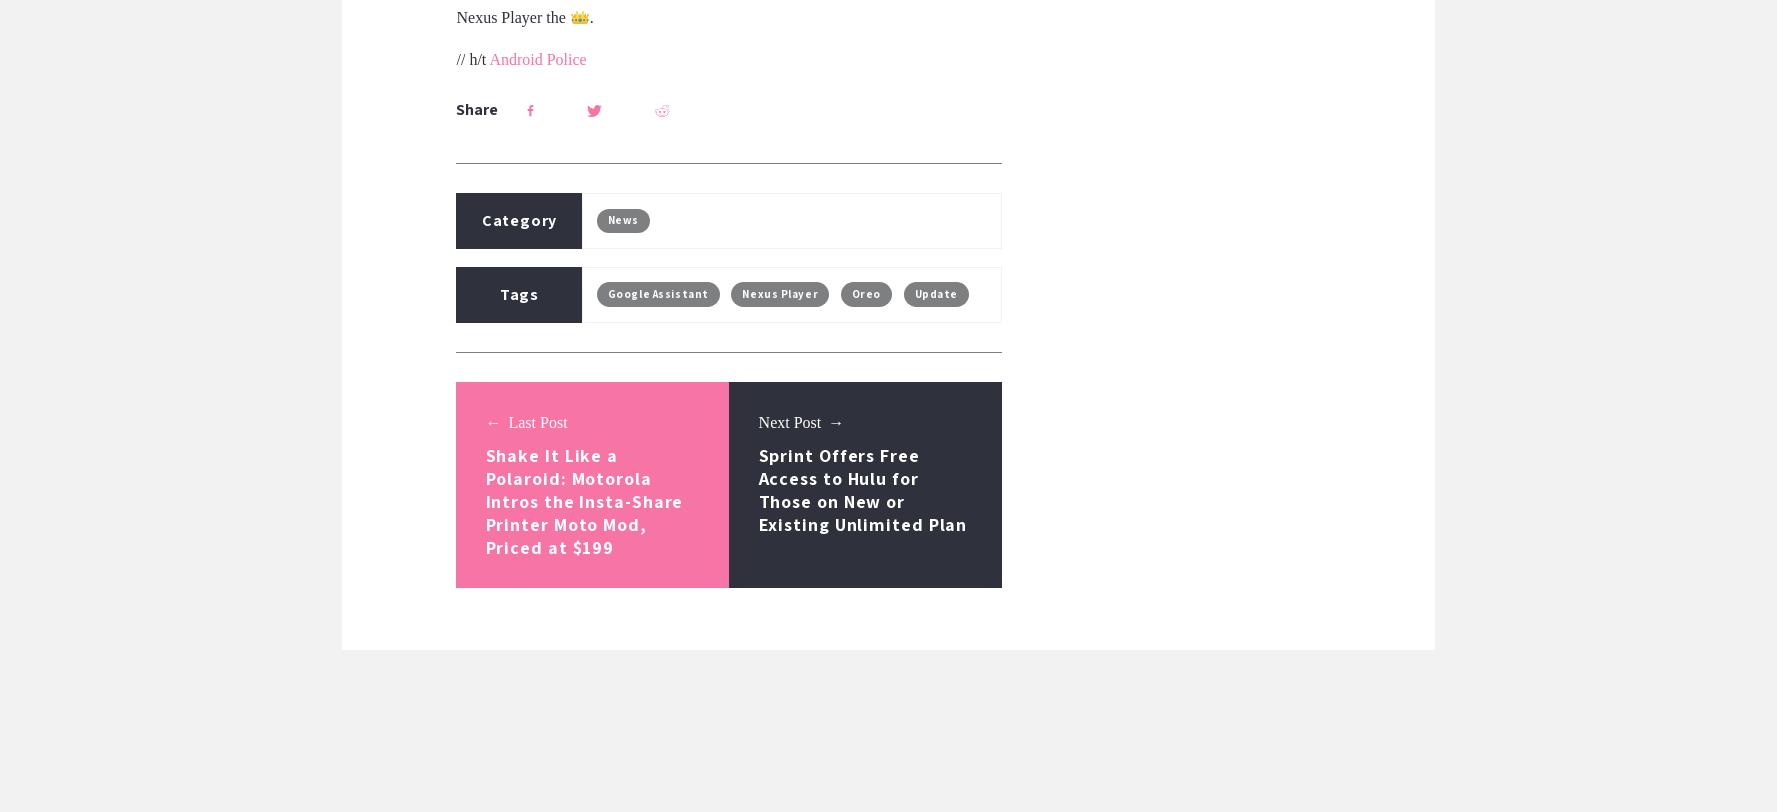  Describe the element at coordinates (789, 422) in the screenshot. I see `'Next Post'` at that location.